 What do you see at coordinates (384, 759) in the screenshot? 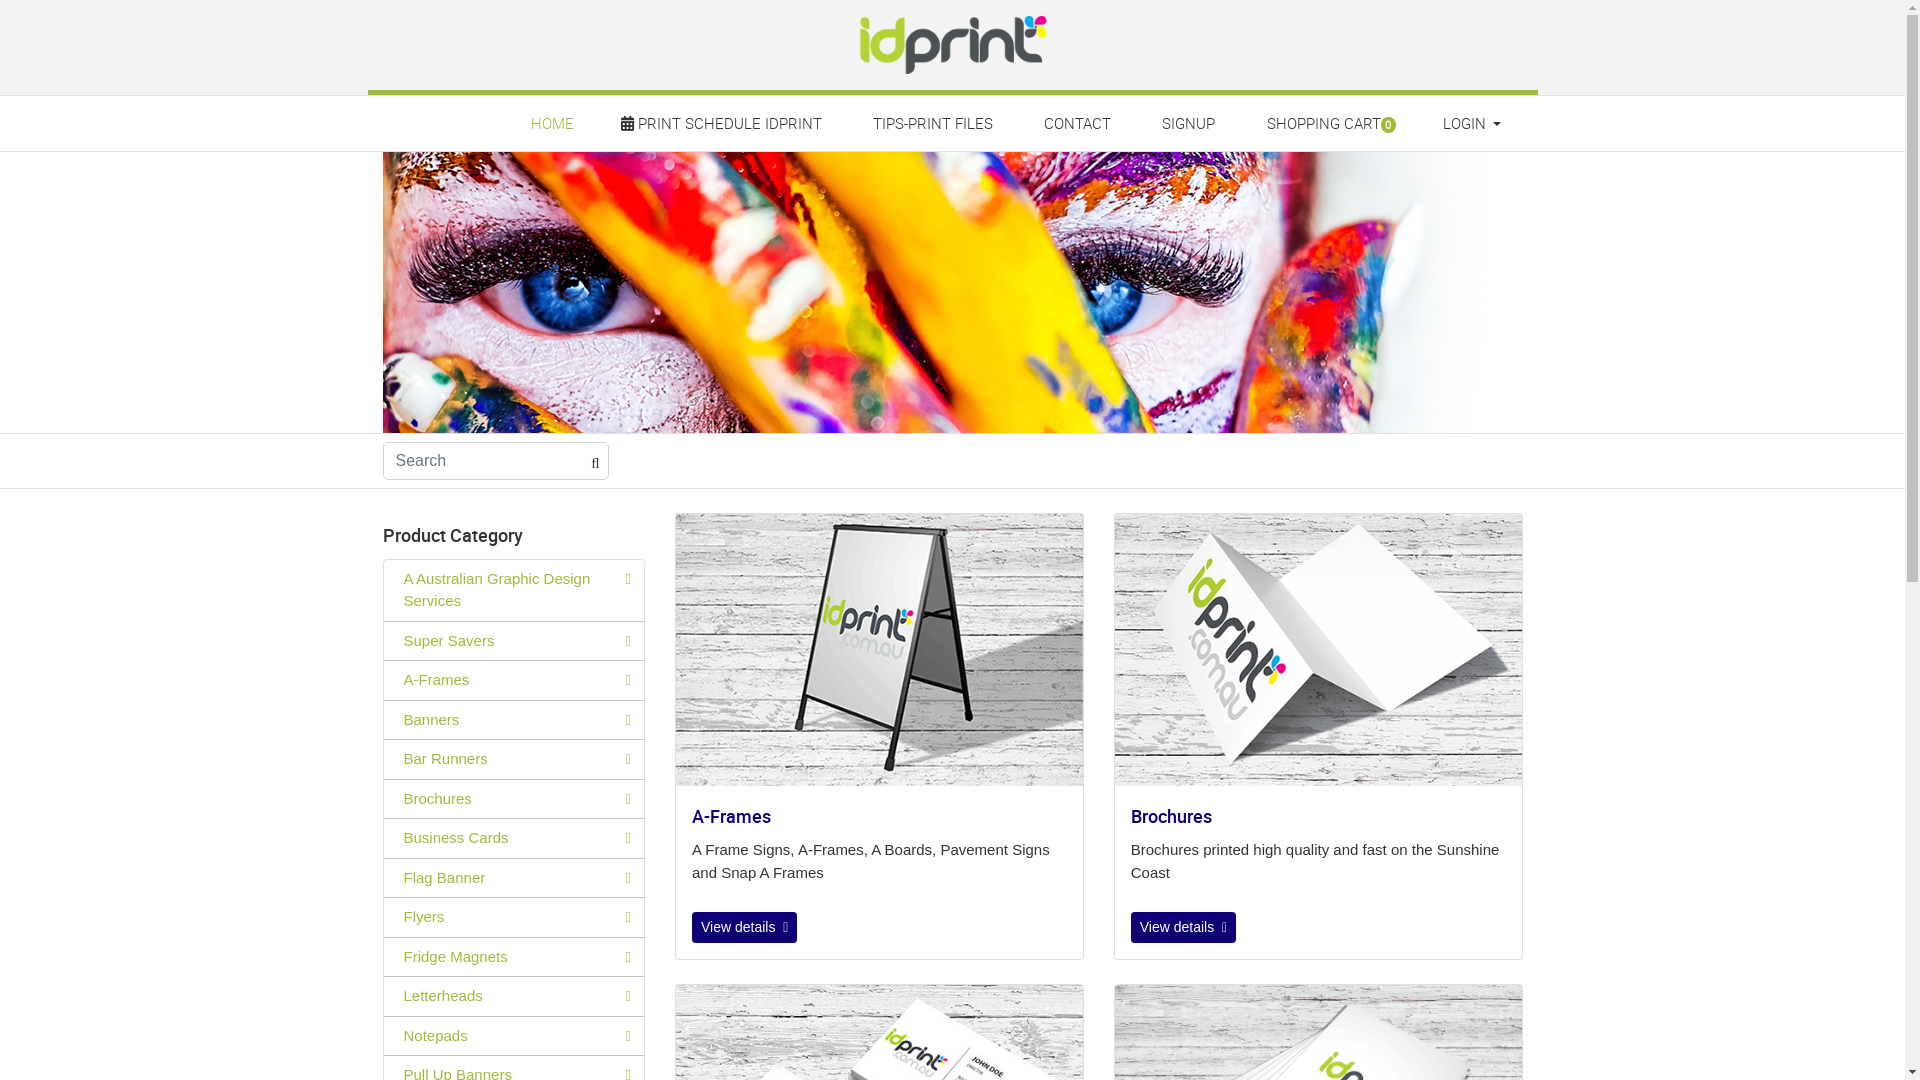
I see `'Bar Runners'` at bounding box center [384, 759].